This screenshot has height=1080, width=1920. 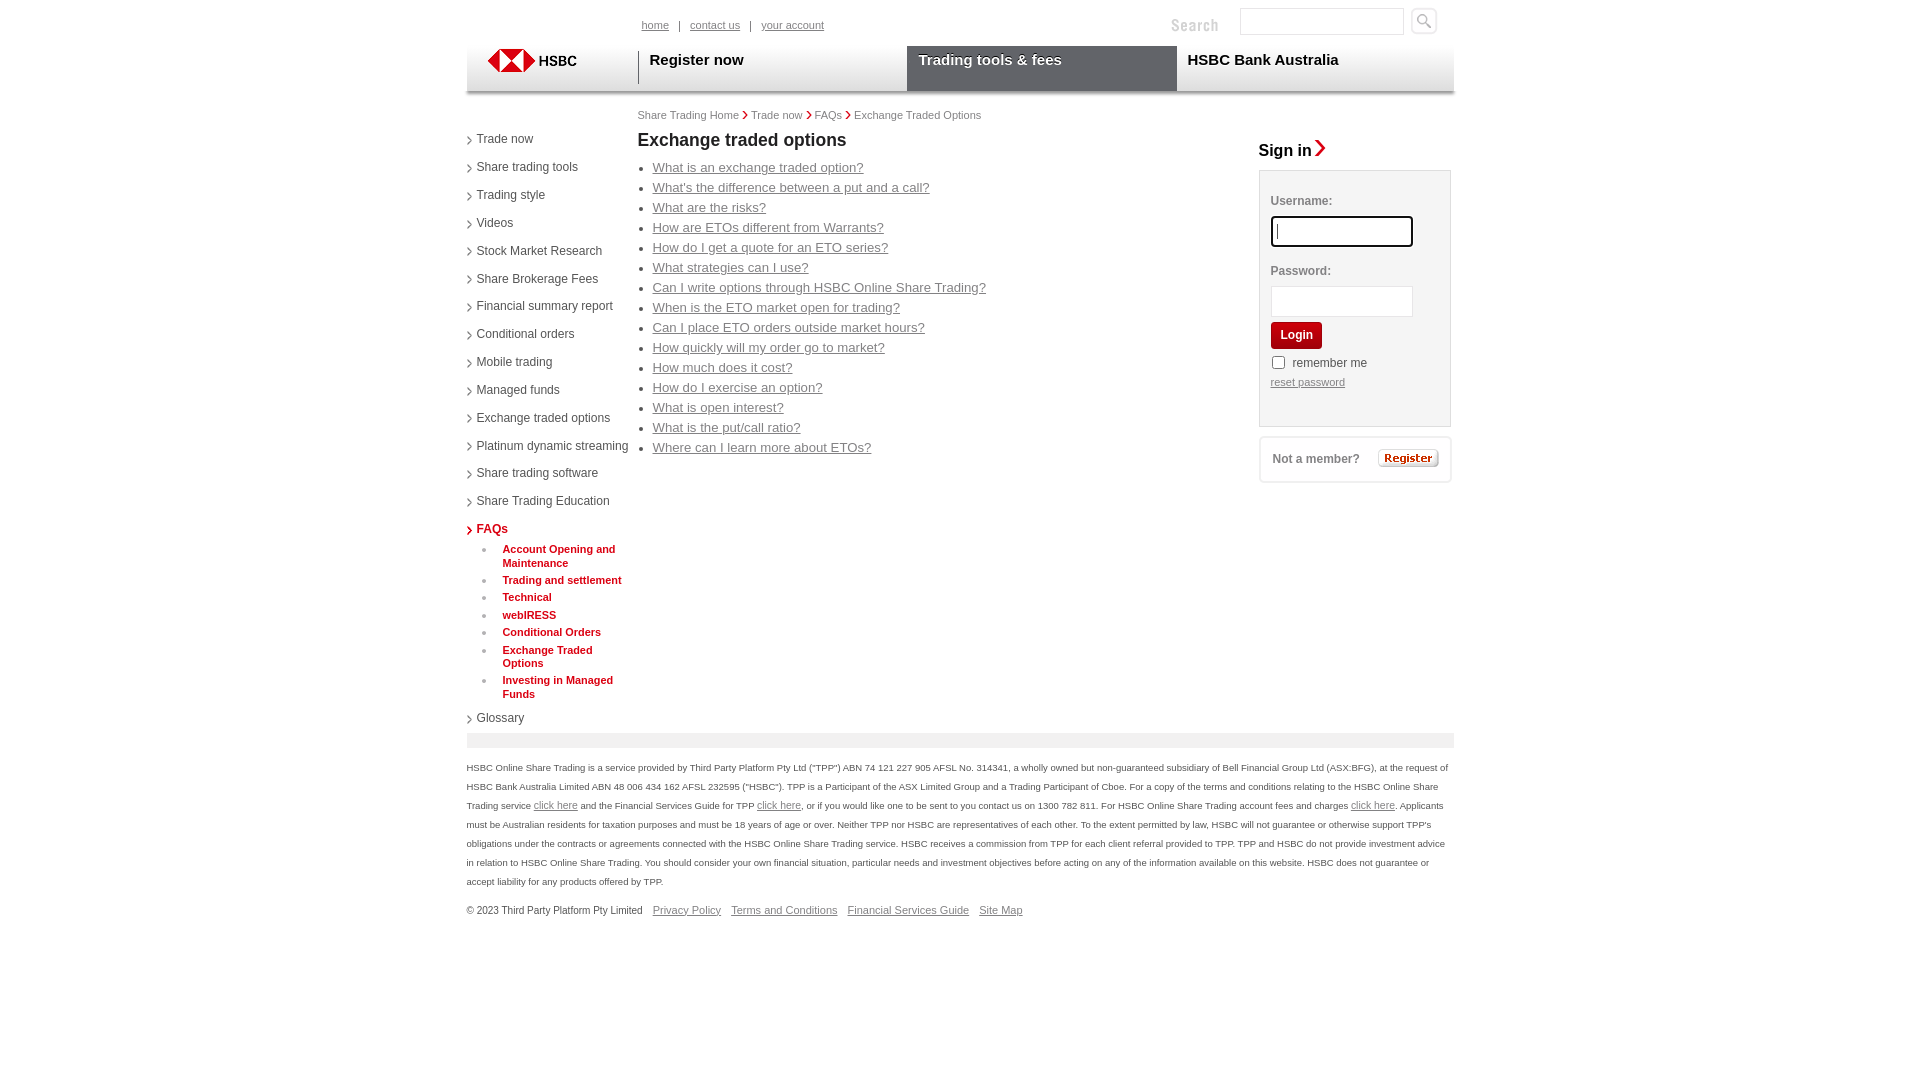 What do you see at coordinates (524, 596) in the screenshot?
I see `'Technical'` at bounding box center [524, 596].